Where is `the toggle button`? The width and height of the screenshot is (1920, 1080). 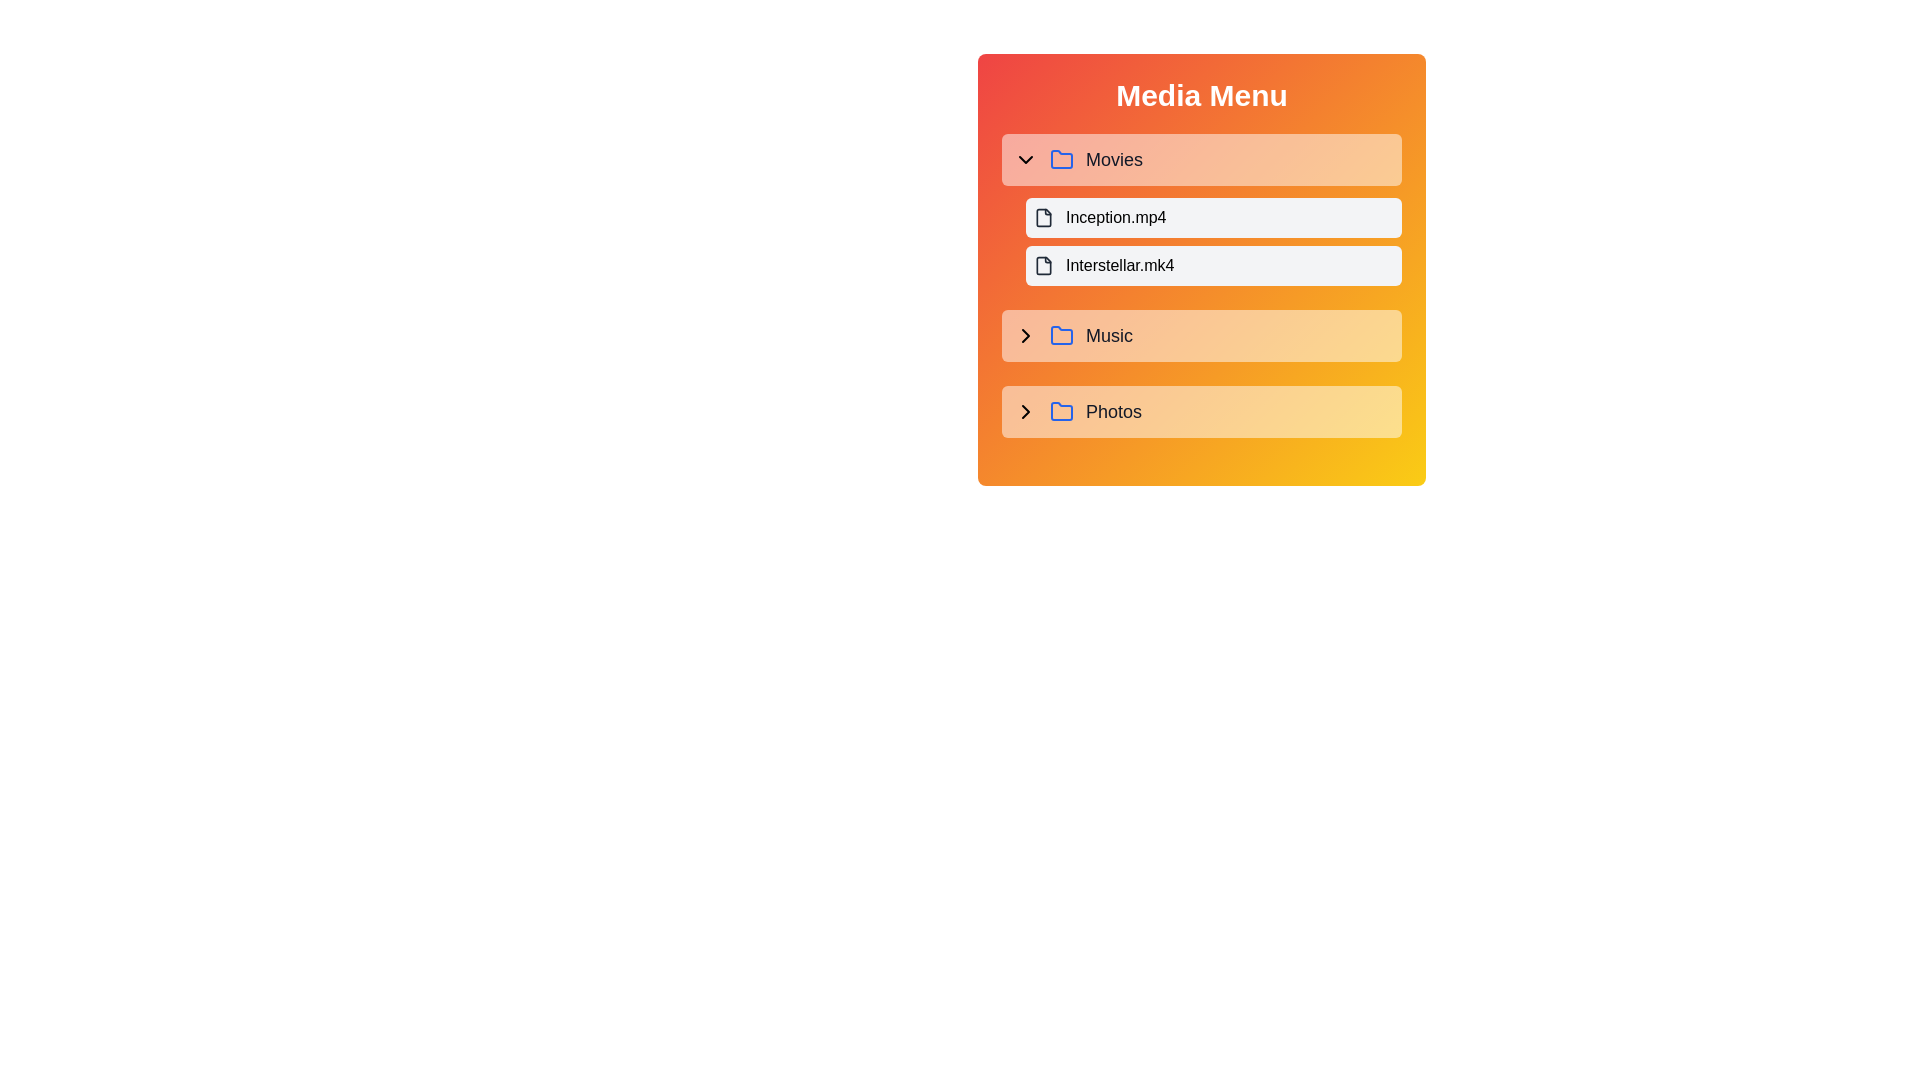 the toggle button is located at coordinates (1026, 411).